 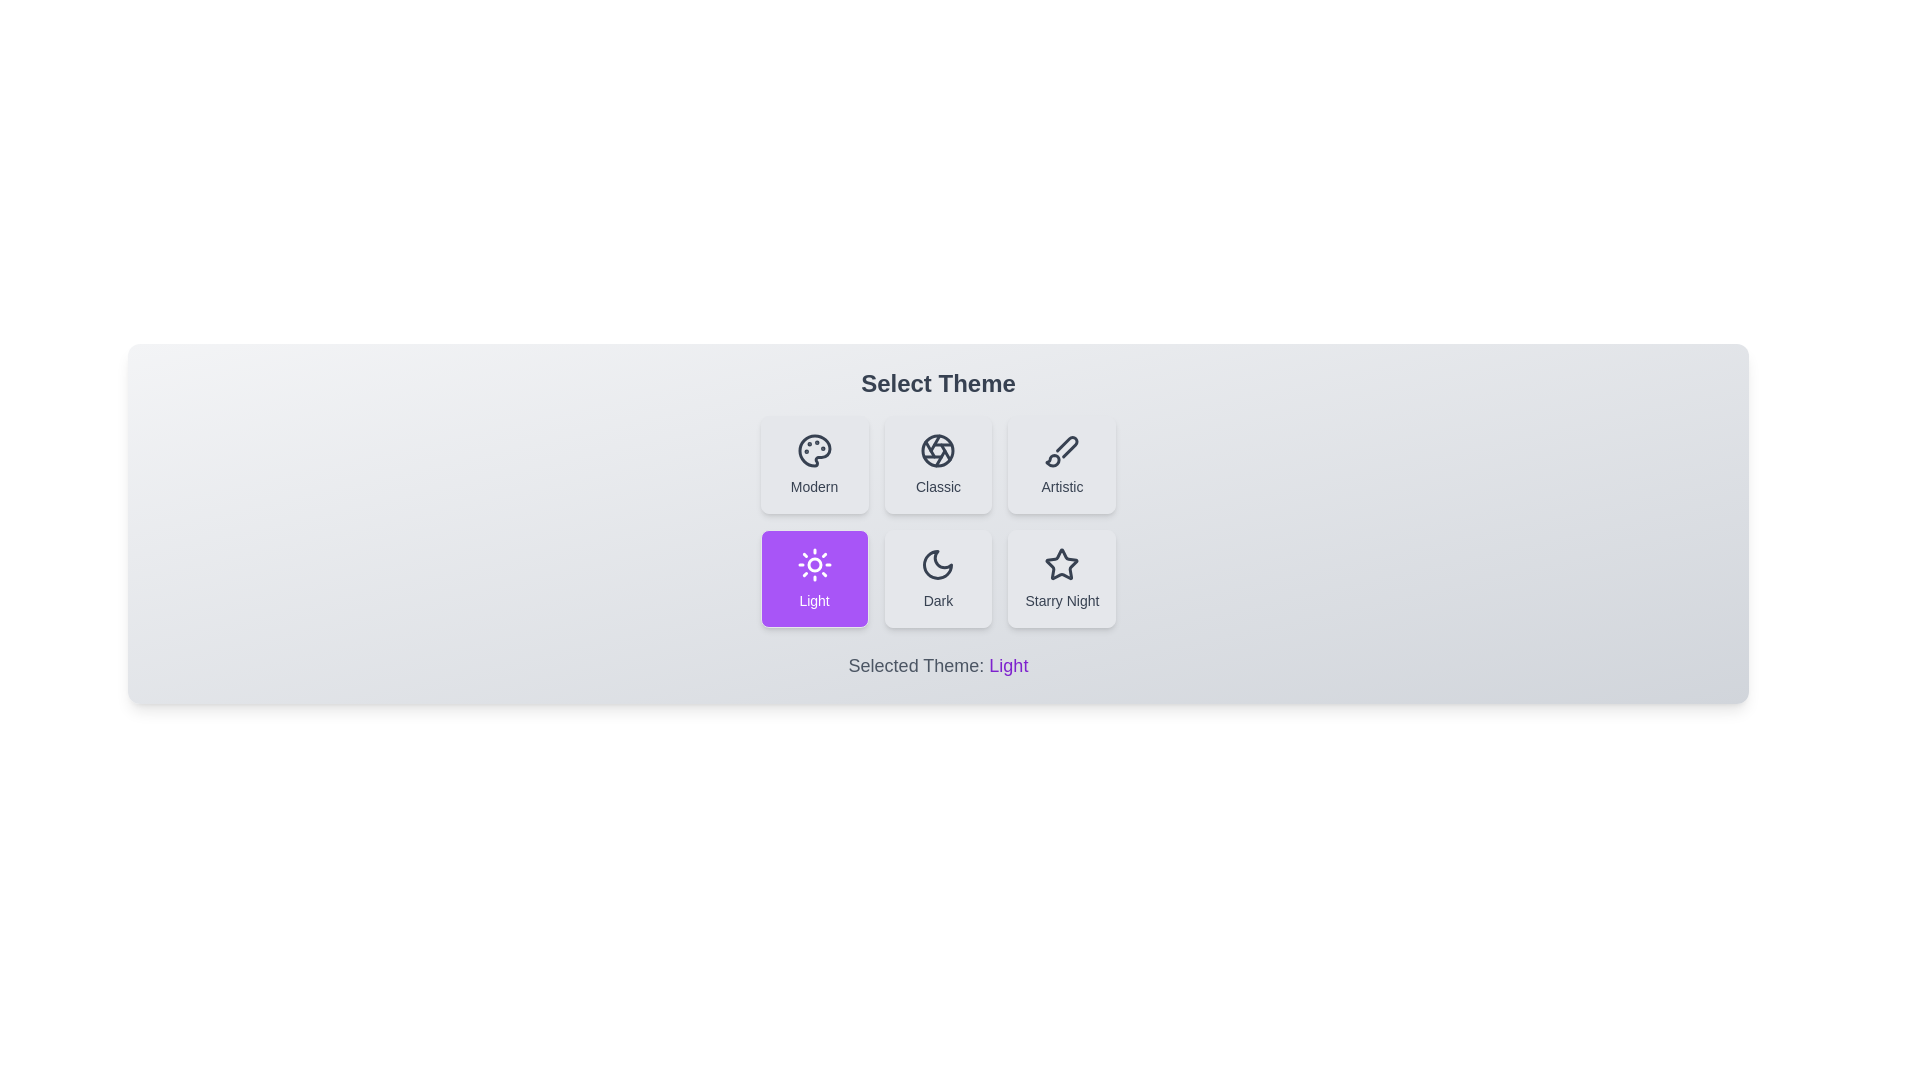 I want to click on the theme button corresponding to Dark to select it, so click(x=937, y=578).